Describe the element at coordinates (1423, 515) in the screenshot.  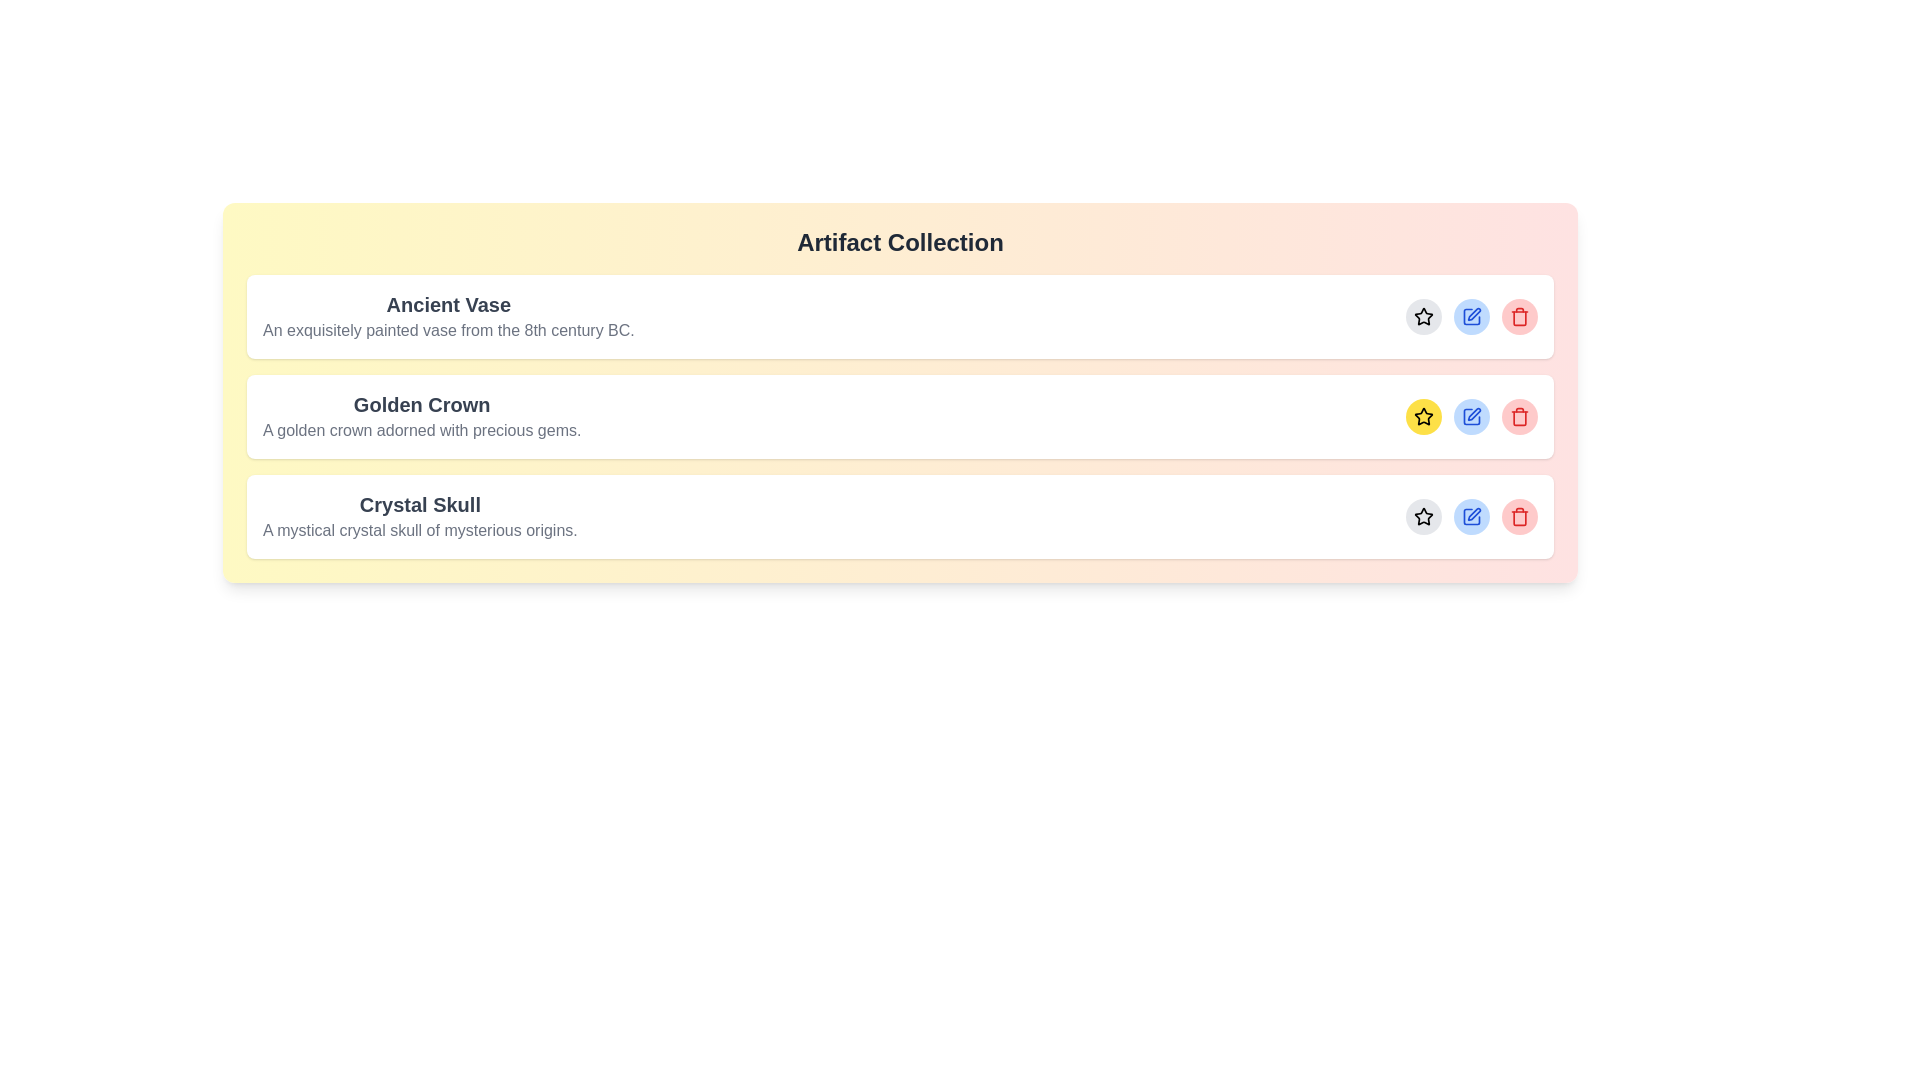
I see `the star button corresponding to the artifact named Crystal Skull to toggle its 'like' status` at that location.